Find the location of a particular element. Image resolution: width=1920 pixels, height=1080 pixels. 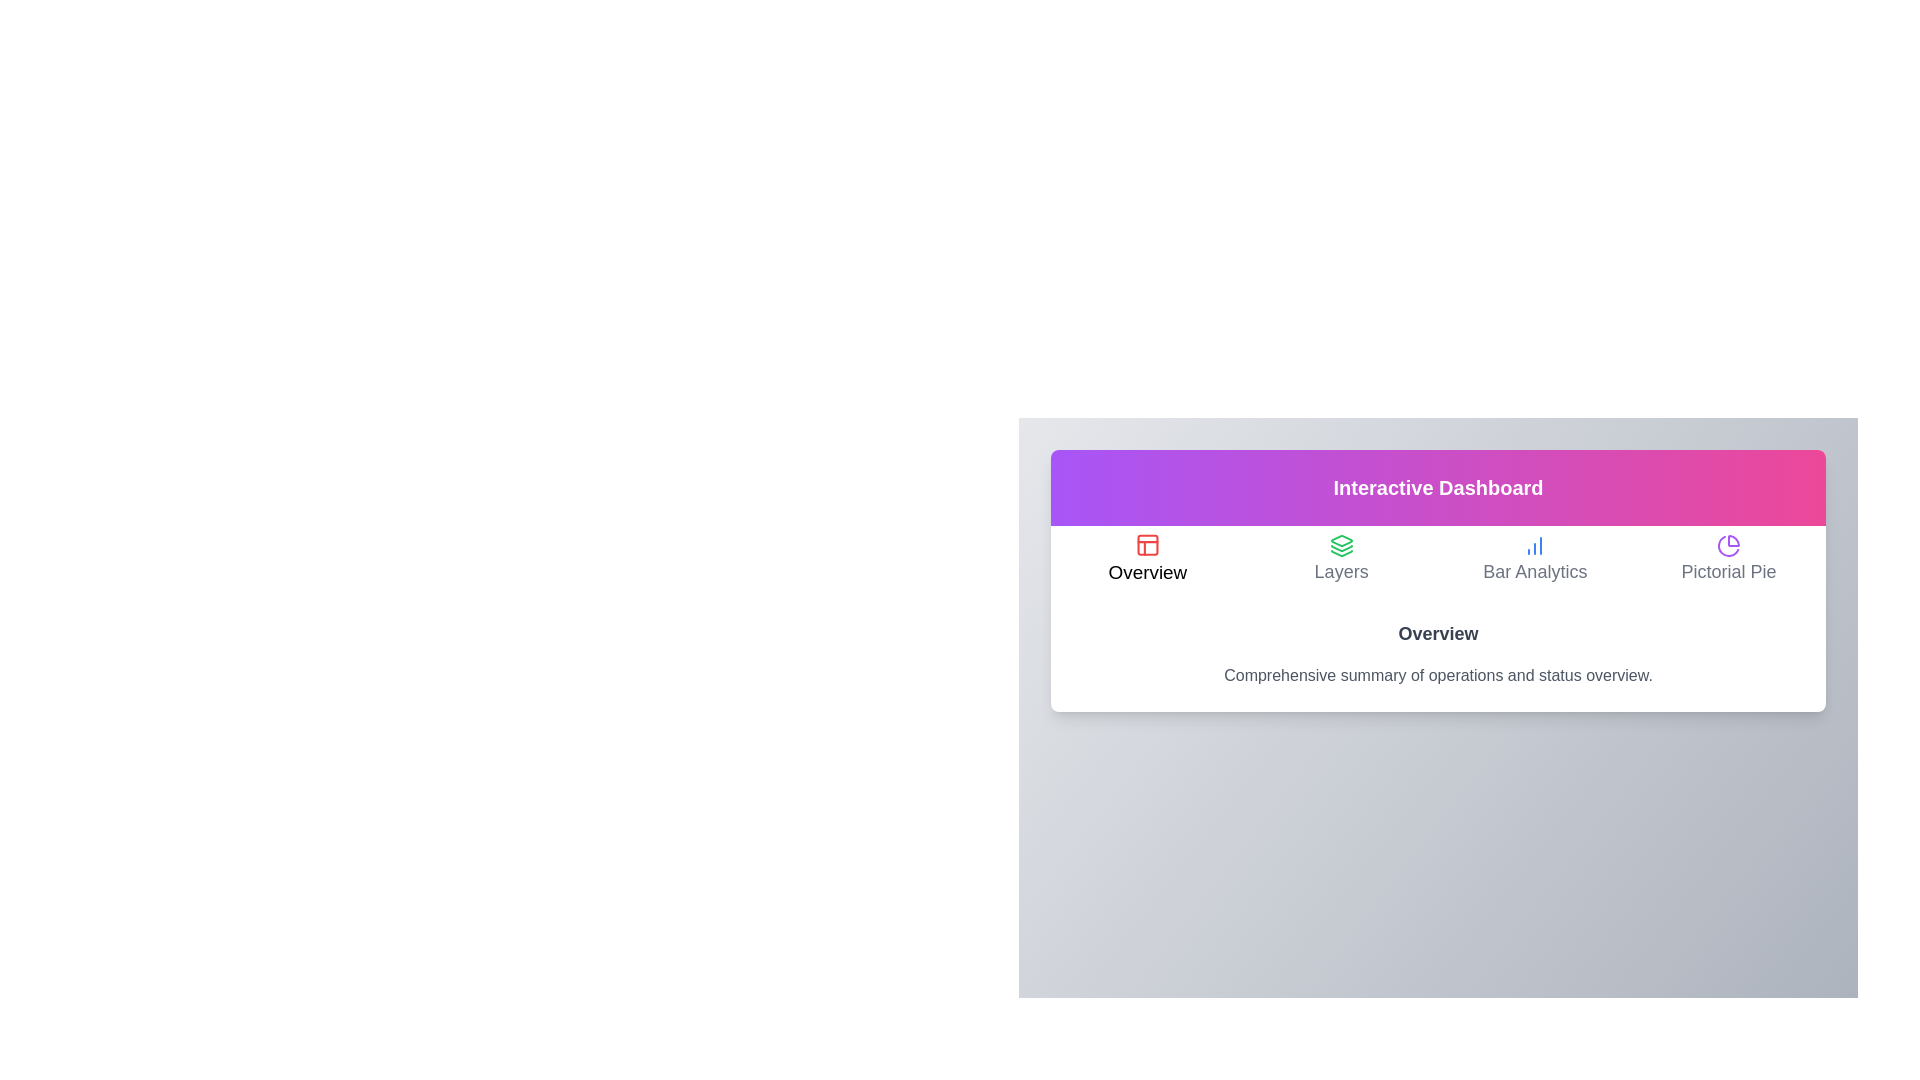

the Bar Analytics tab is located at coordinates (1534, 560).